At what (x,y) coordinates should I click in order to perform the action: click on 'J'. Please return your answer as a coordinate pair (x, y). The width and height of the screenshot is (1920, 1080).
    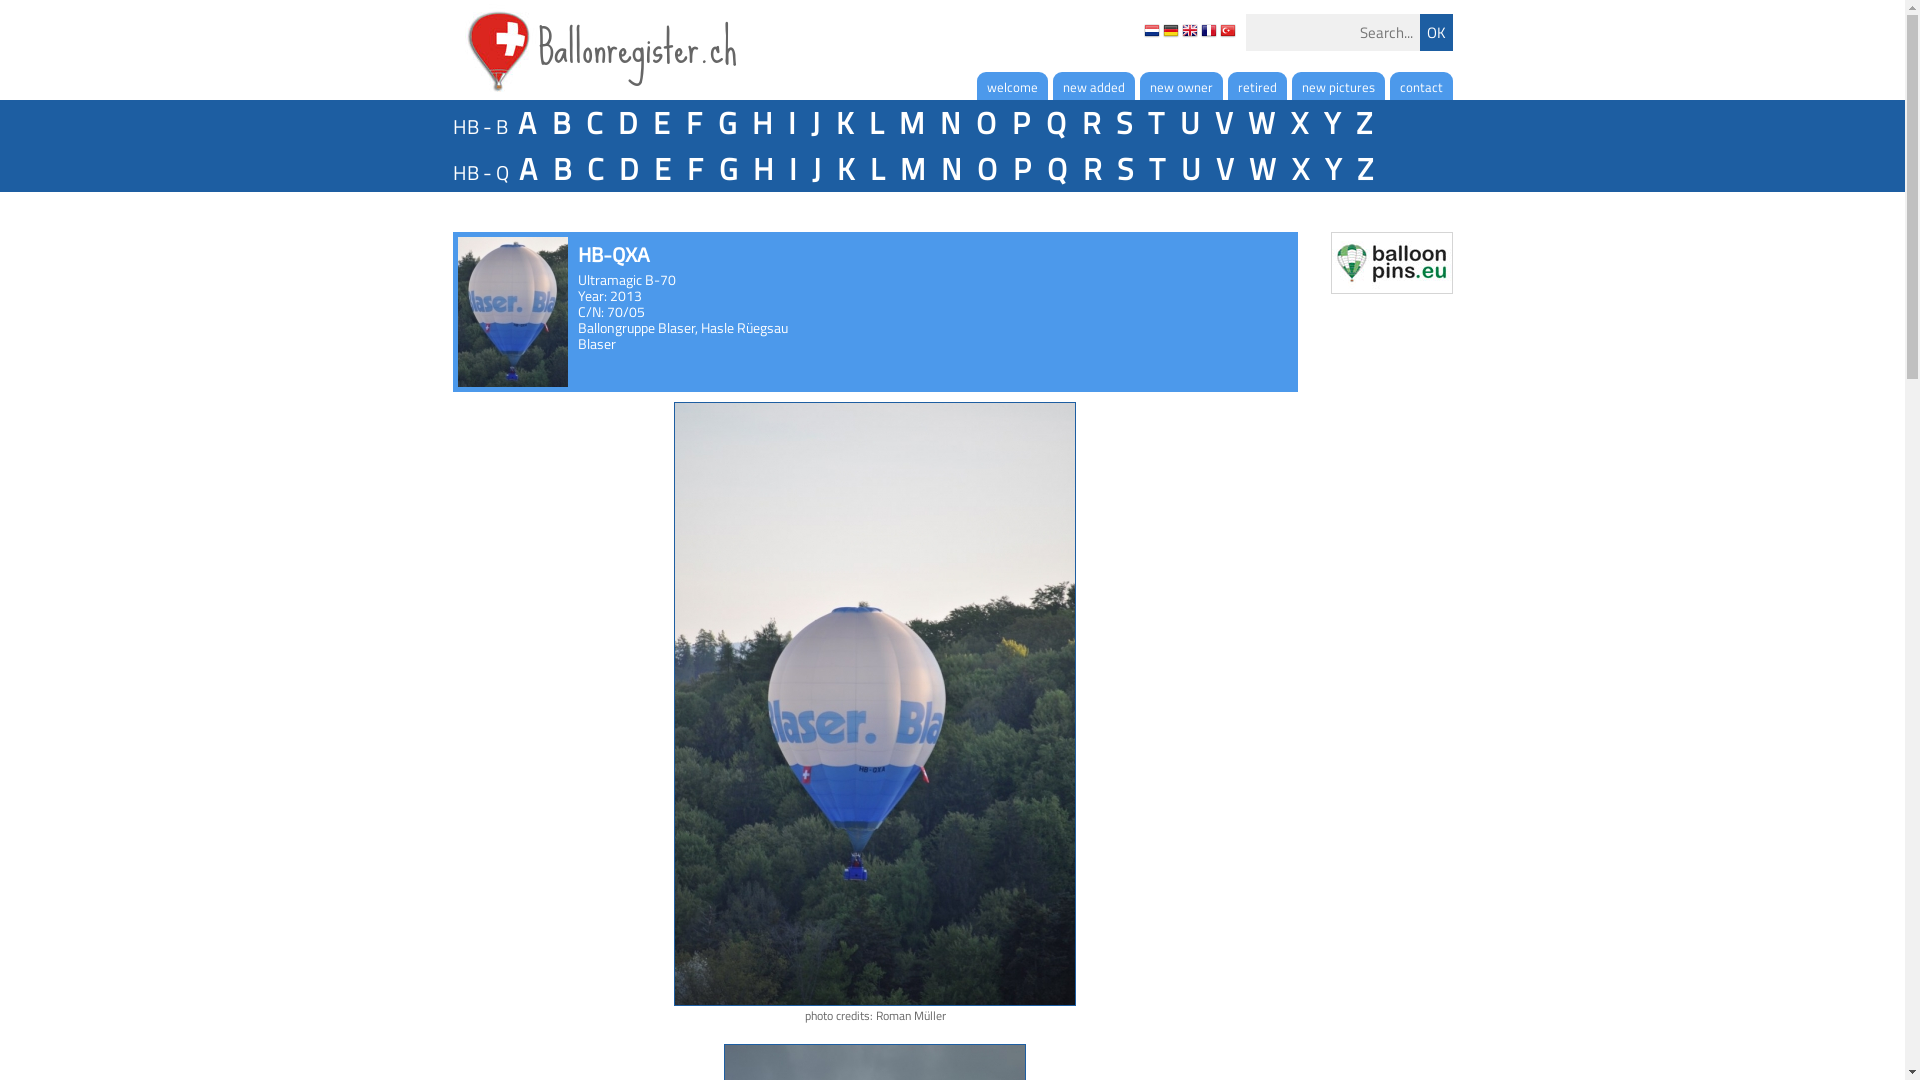
    Looking at the image, I should click on (814, 123).